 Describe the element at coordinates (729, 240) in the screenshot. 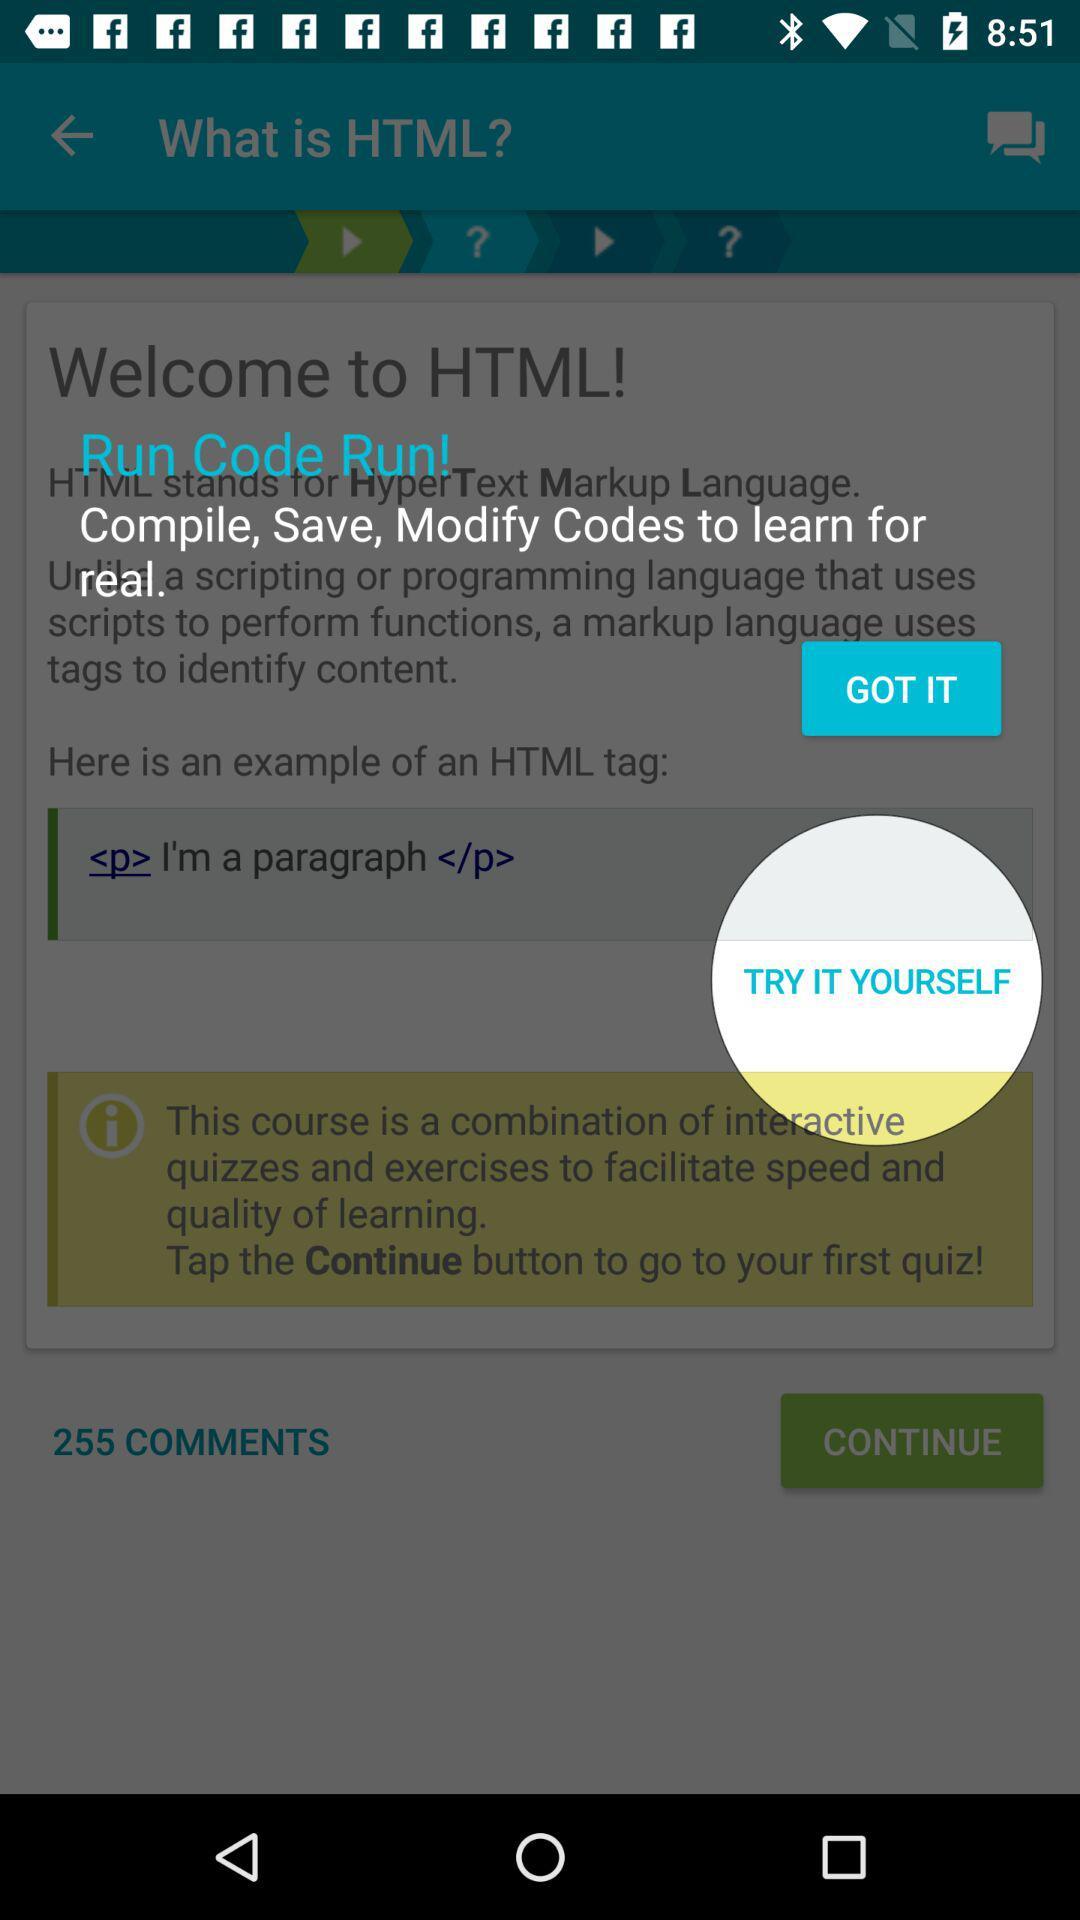

I see `the help icon` at that location.